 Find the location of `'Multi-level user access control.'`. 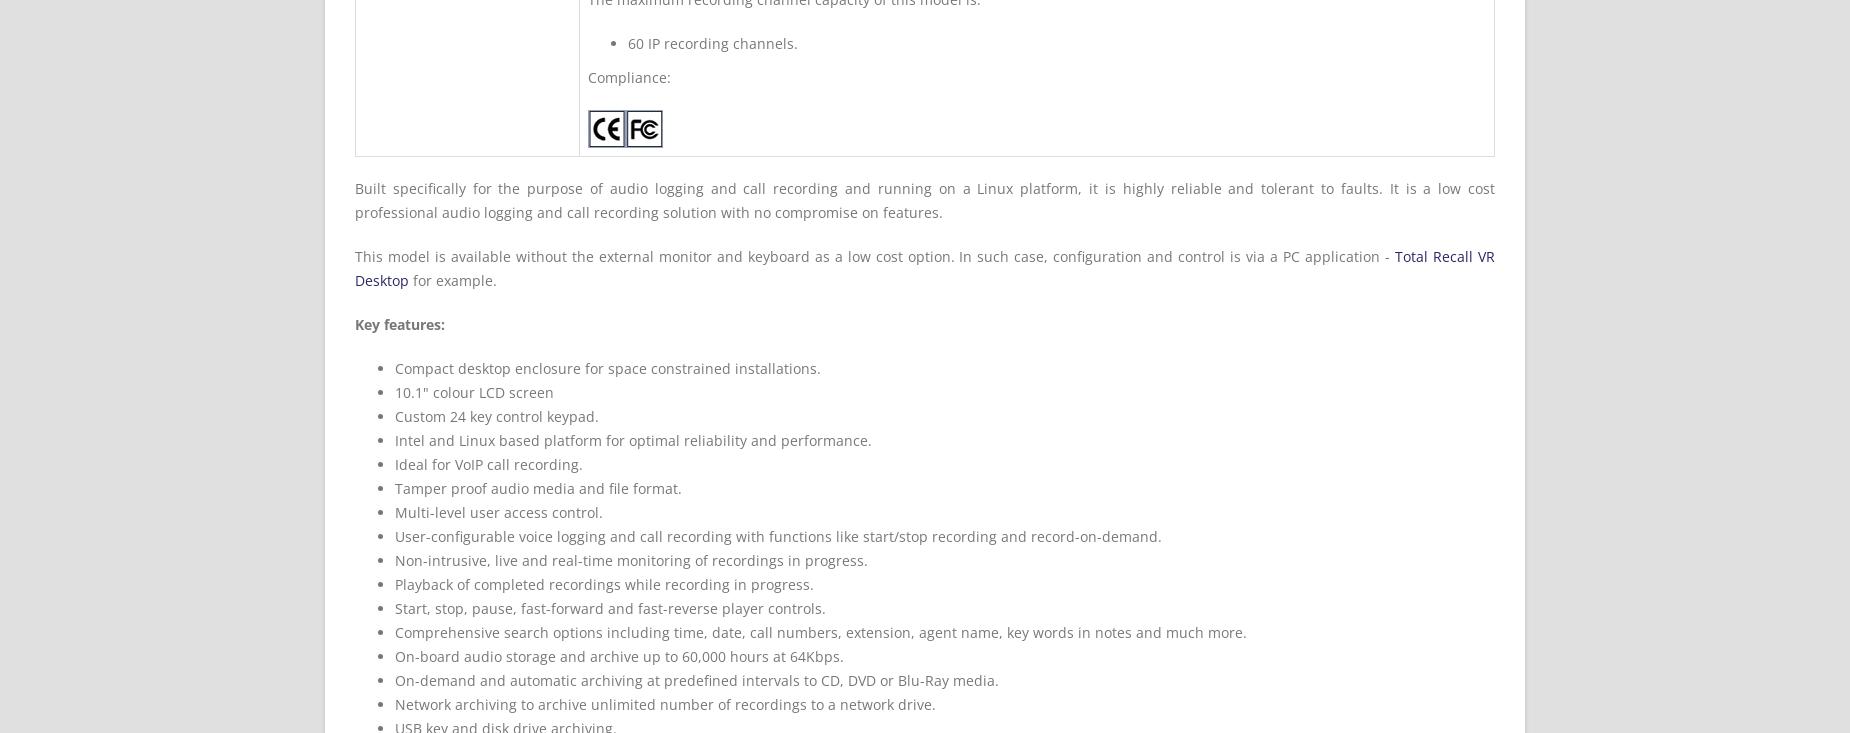

'Multi-level user access control.' is located at coordinates (498, 511).